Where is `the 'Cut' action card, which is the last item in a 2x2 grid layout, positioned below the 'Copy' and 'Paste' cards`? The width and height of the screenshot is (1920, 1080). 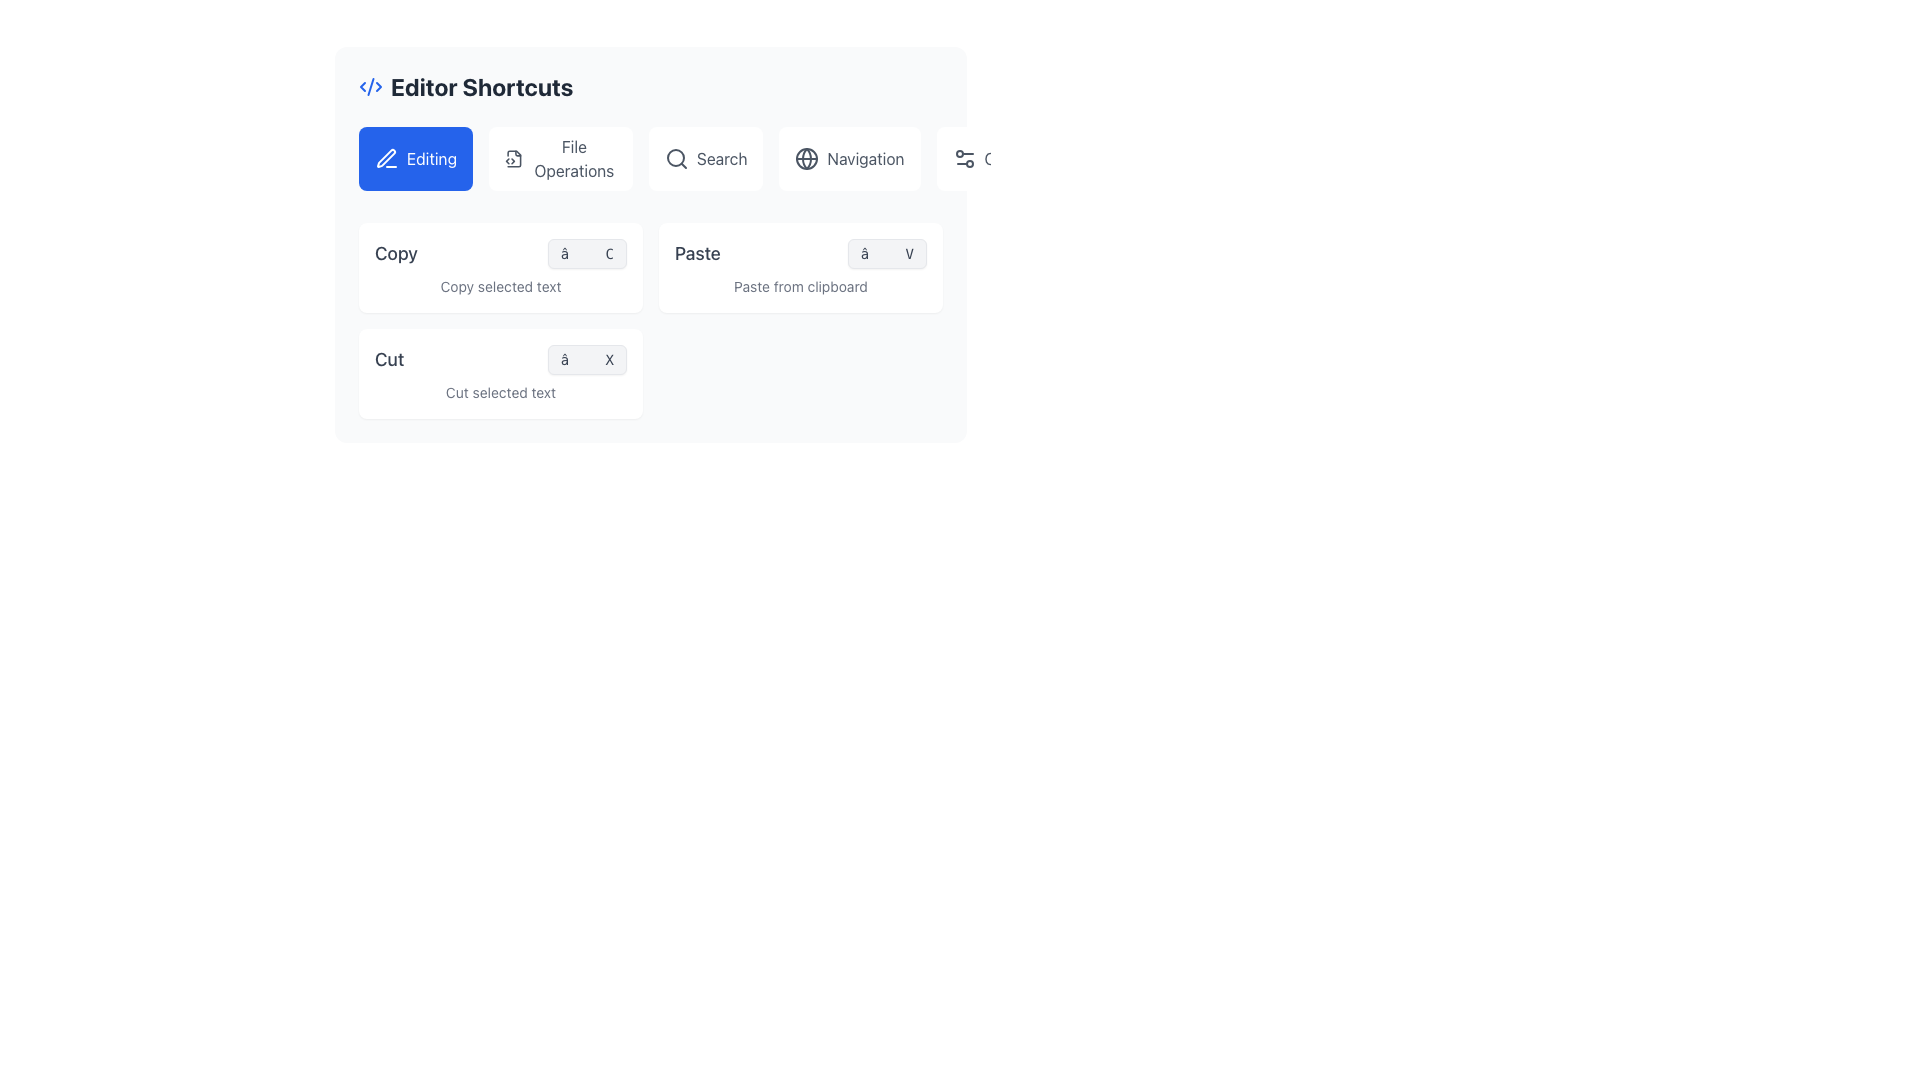 the 'Cut' action card, which is the last item in a 2x2 grid layout, positioned below the 'Copy' and 'Paste' cards is located at coordinates (500, 374).